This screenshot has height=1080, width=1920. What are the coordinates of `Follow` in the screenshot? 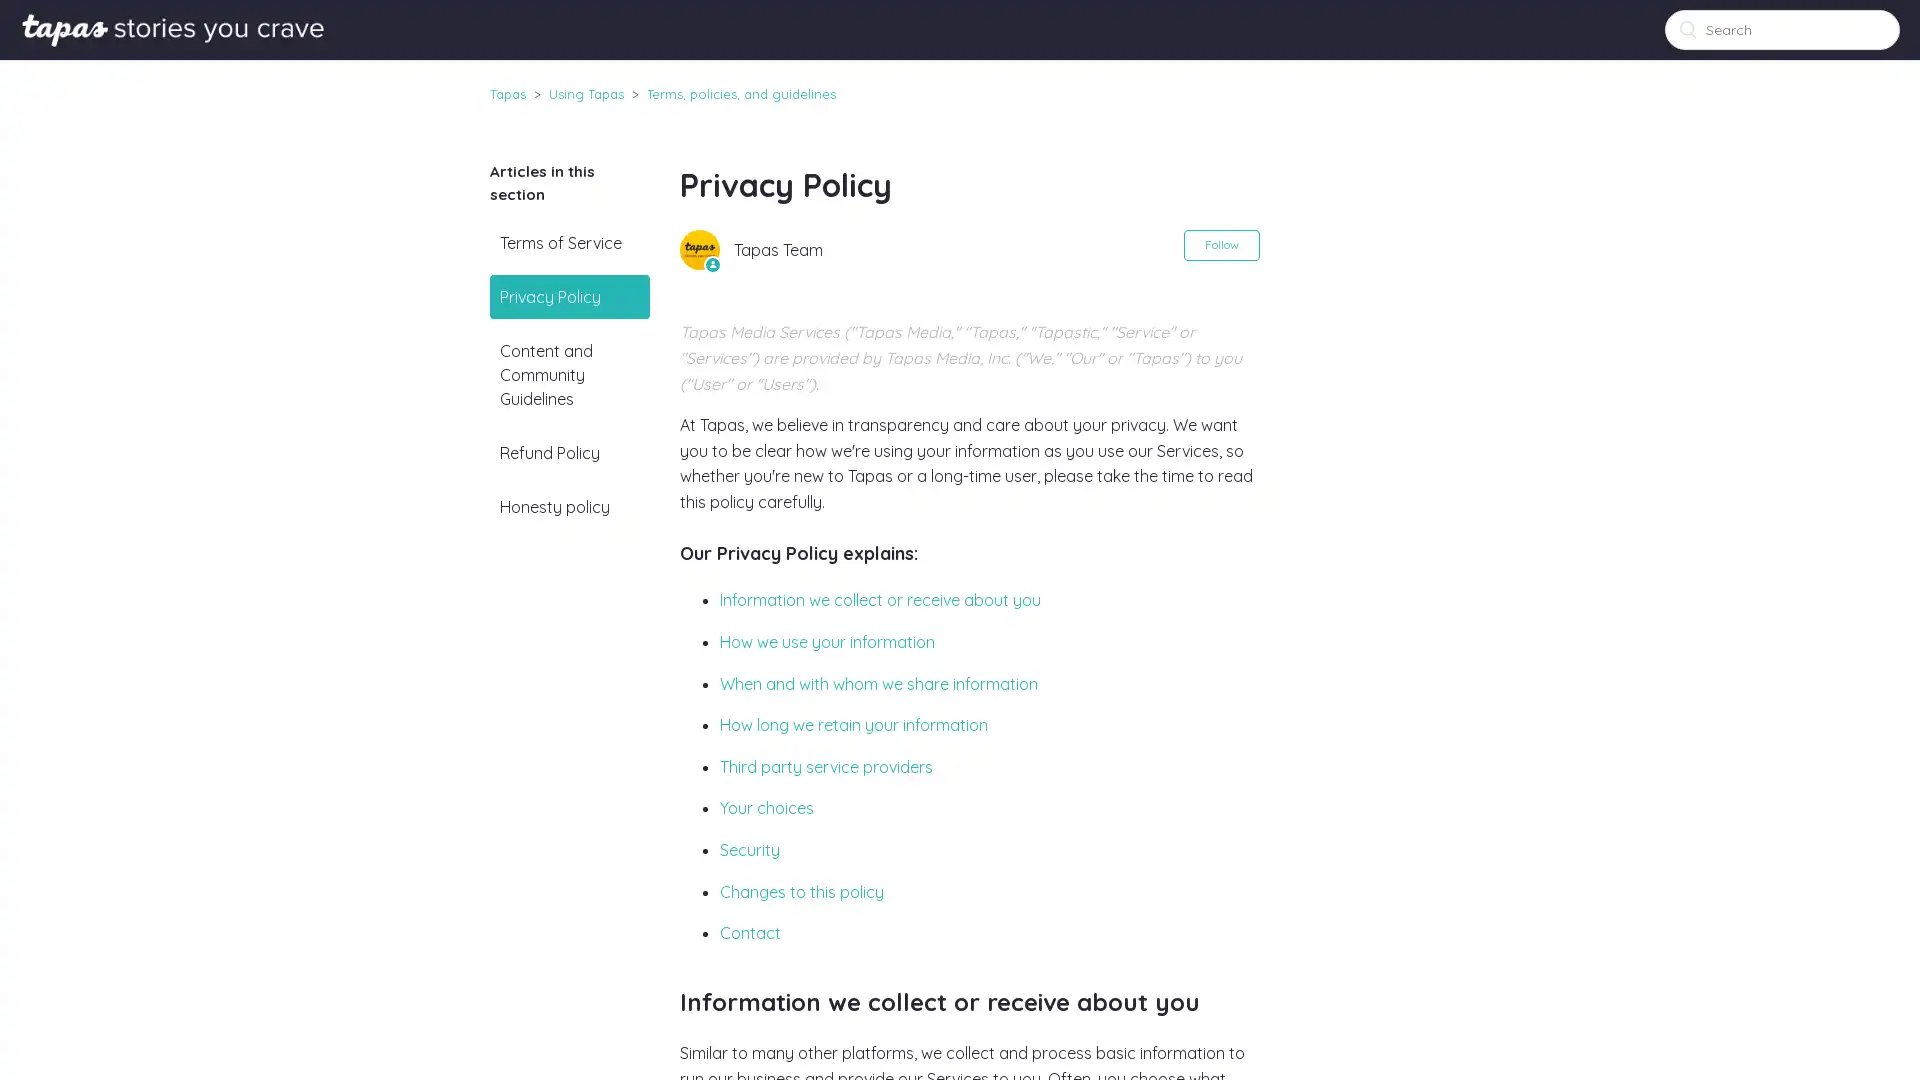 It's located at (1219, 244).